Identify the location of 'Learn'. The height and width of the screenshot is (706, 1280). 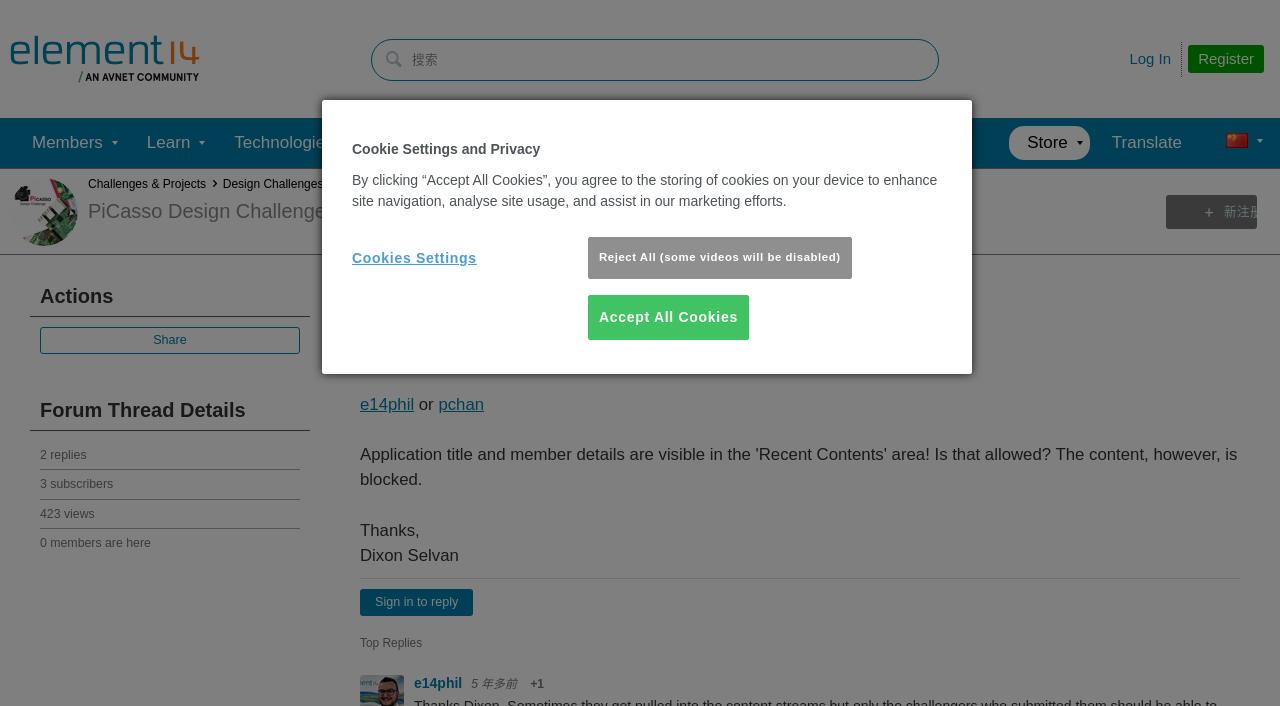
(168, 141).